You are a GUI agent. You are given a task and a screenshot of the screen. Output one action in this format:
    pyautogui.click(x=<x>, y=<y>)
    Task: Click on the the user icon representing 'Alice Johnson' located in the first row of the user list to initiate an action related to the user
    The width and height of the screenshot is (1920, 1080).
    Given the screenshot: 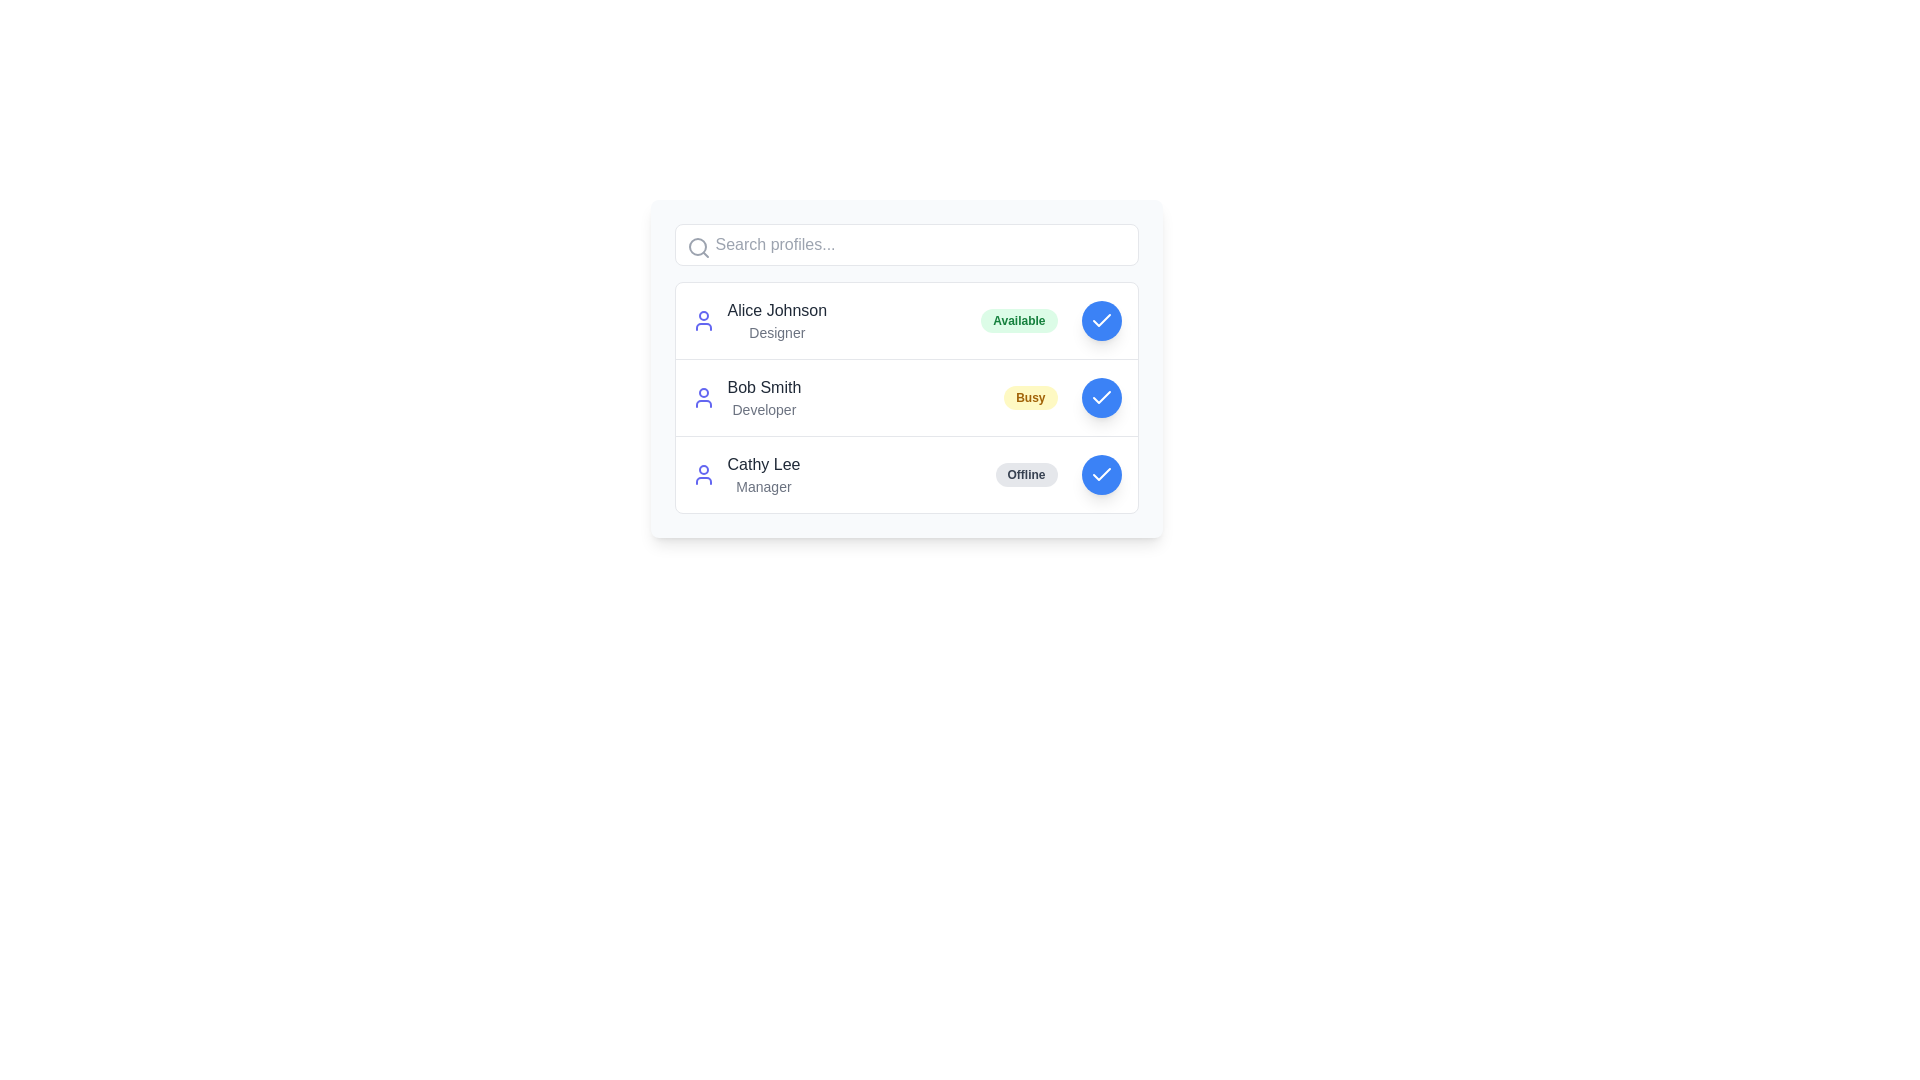 What is the action you would take?
    pyautogui.click(x=703, y=319)
    